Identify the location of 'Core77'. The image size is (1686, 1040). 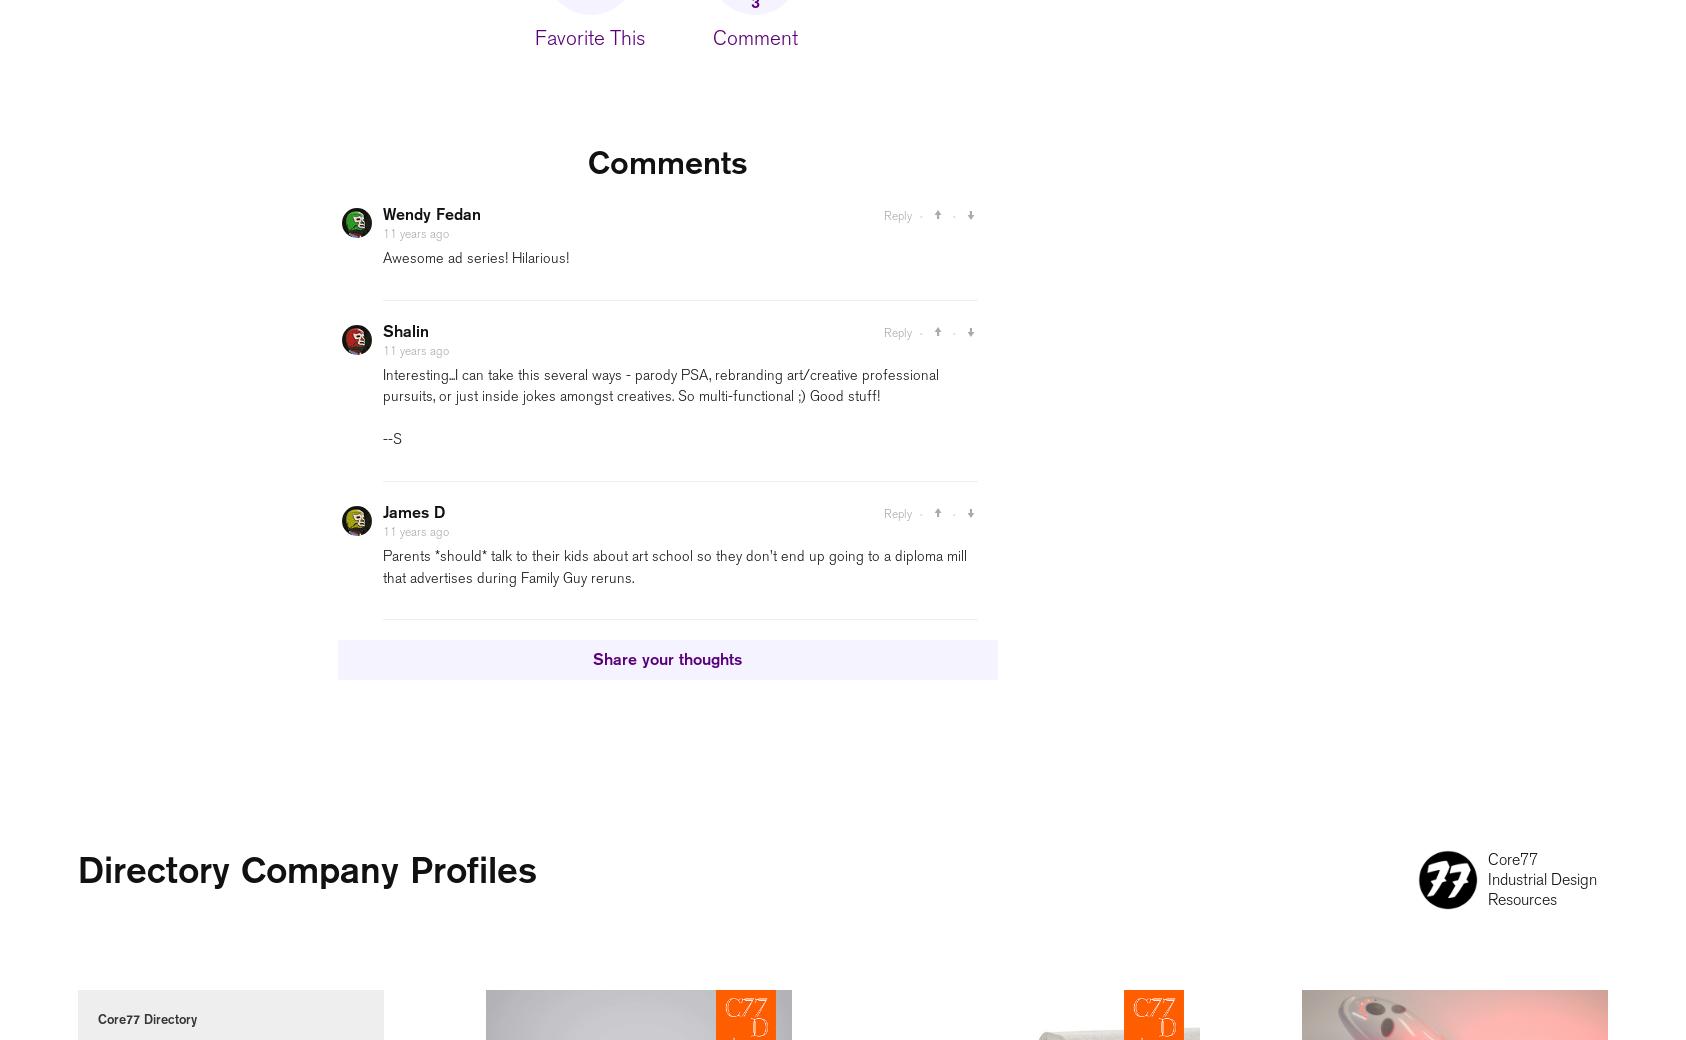
(1487, 858).